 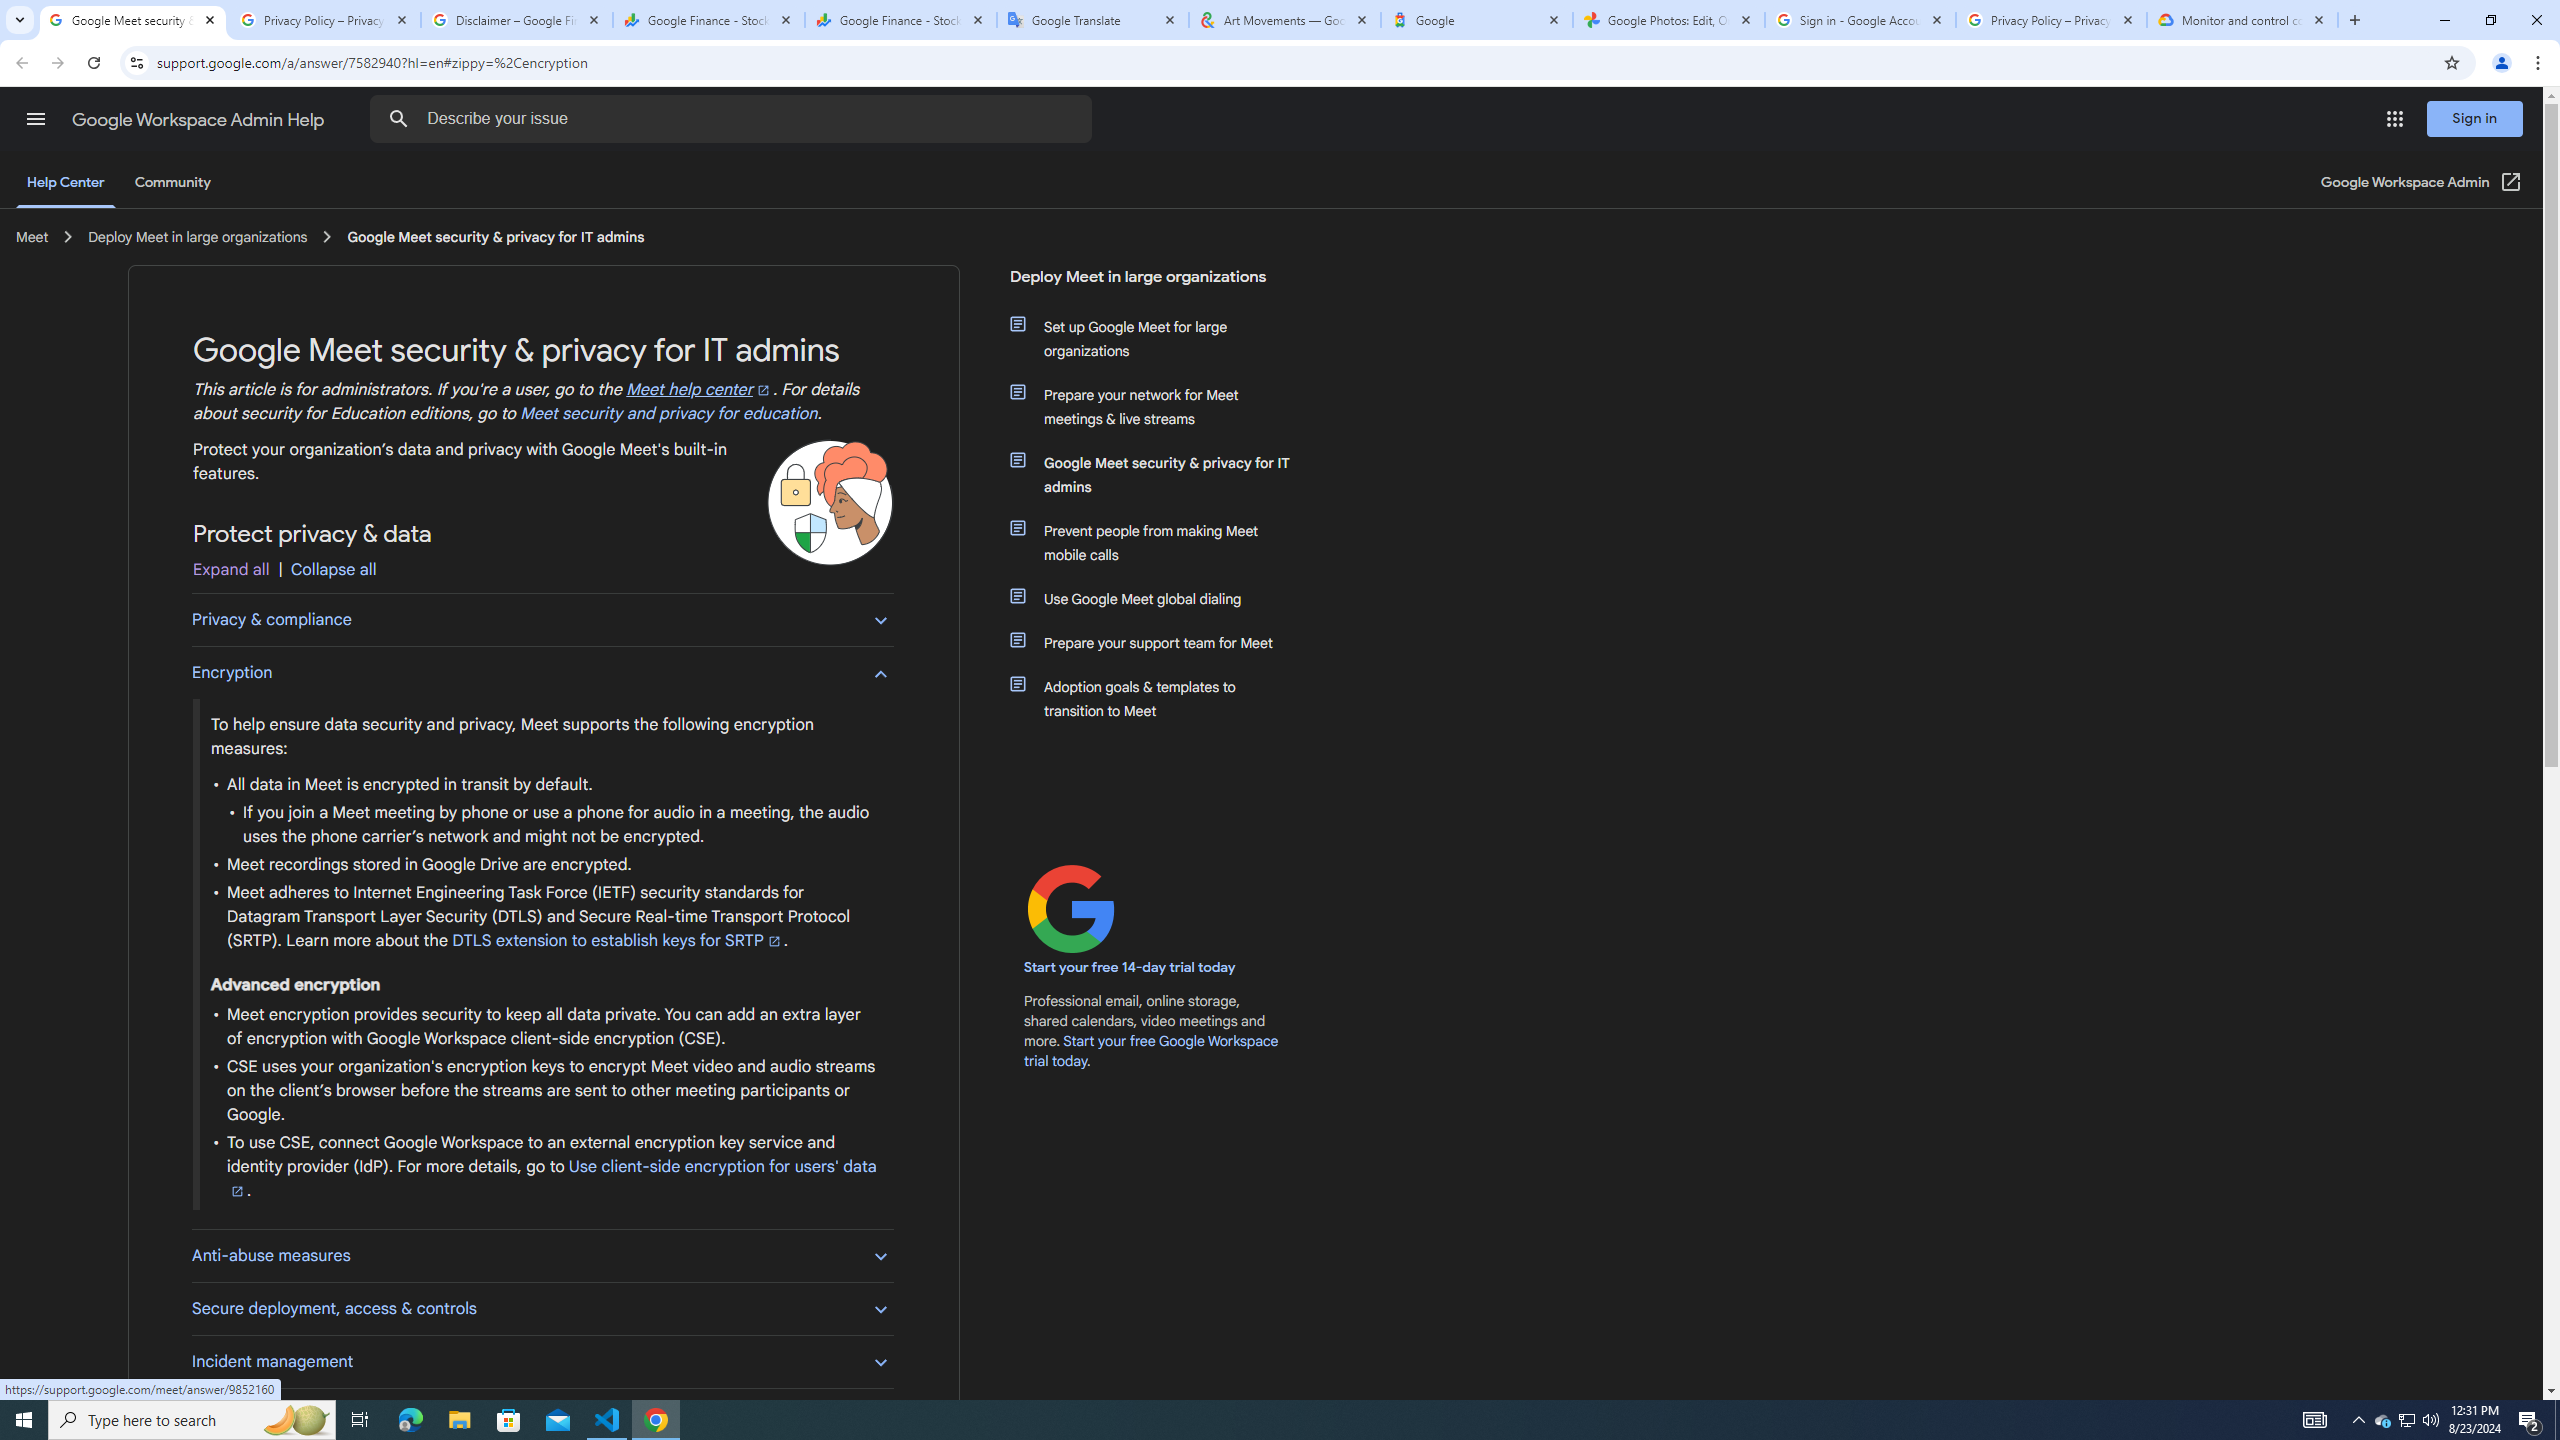 I want to click on 'DTLS extension to establish keys for SRTP', so click(x=617, y=941).